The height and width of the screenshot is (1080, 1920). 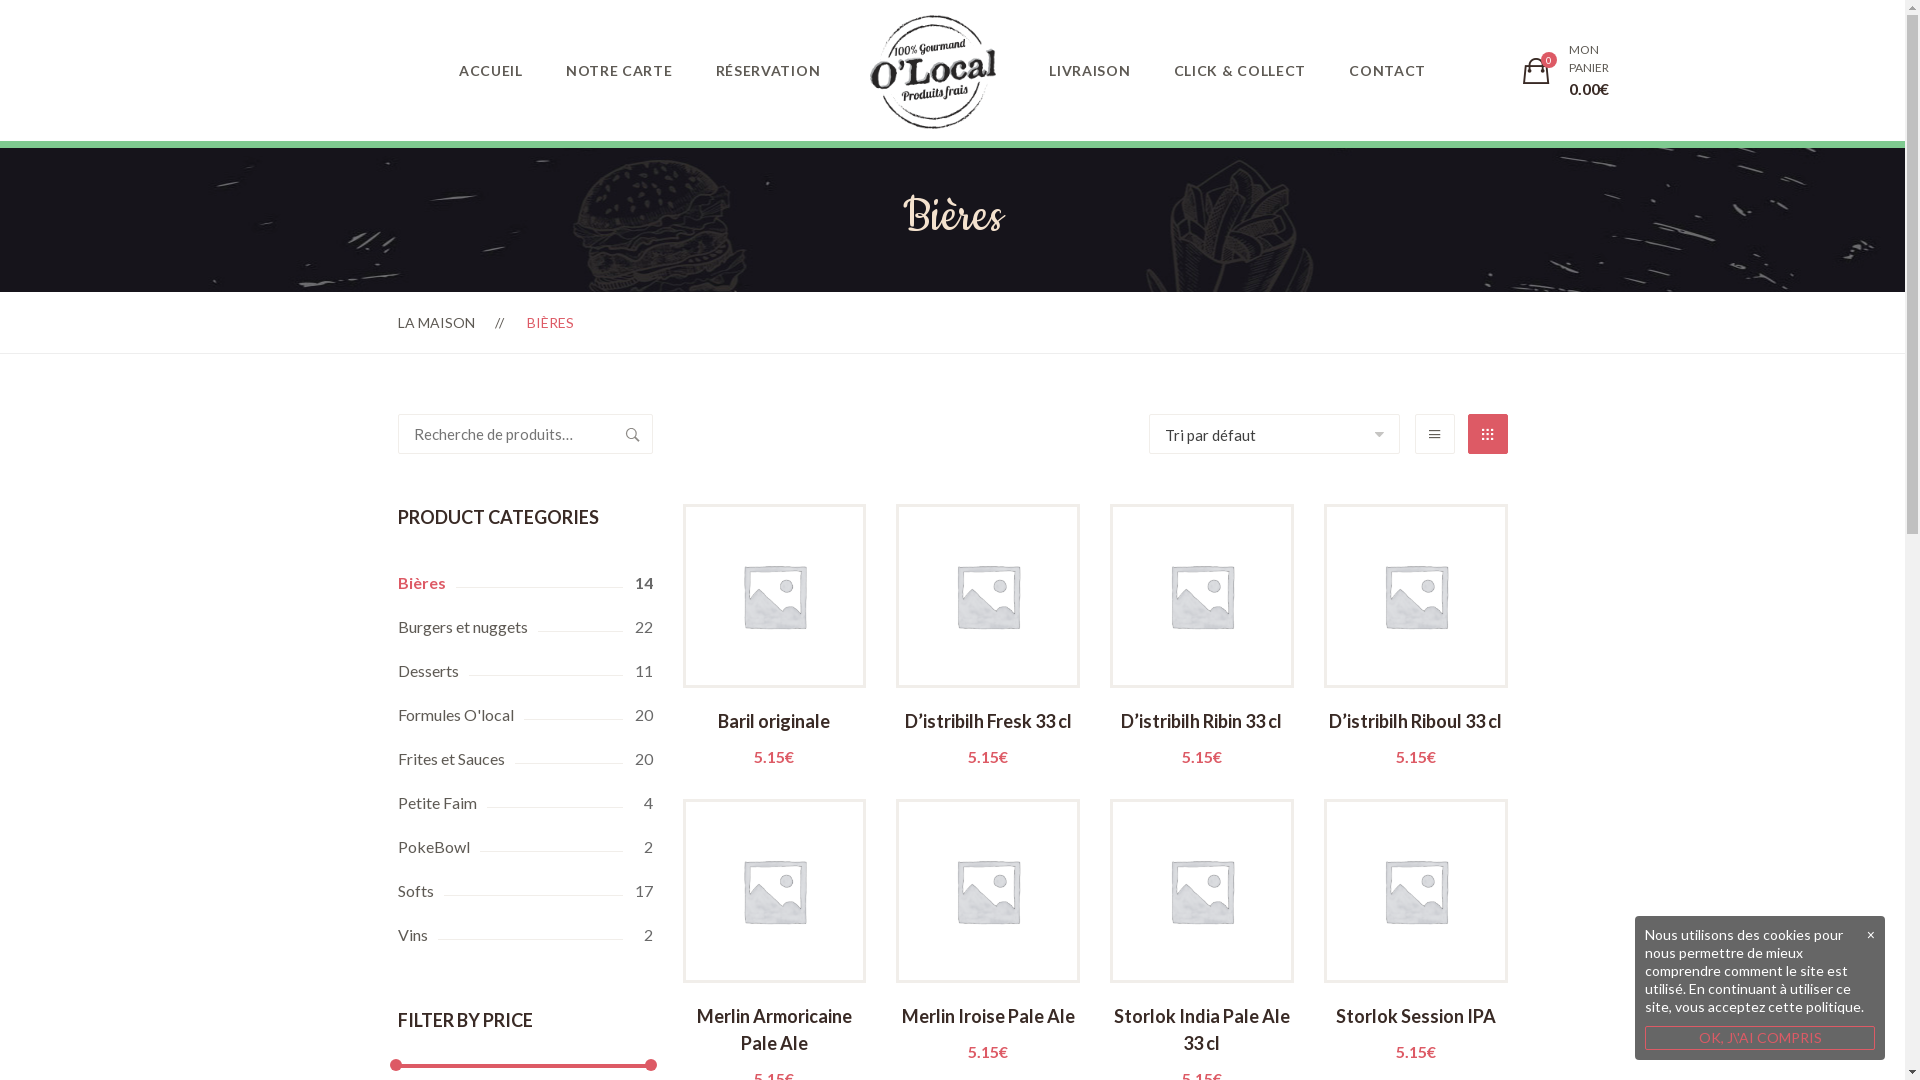 What do you see at coordinates (398, 801) in the screenshot?
I see `'Petite Faim'` at bounding box center [398, 801].